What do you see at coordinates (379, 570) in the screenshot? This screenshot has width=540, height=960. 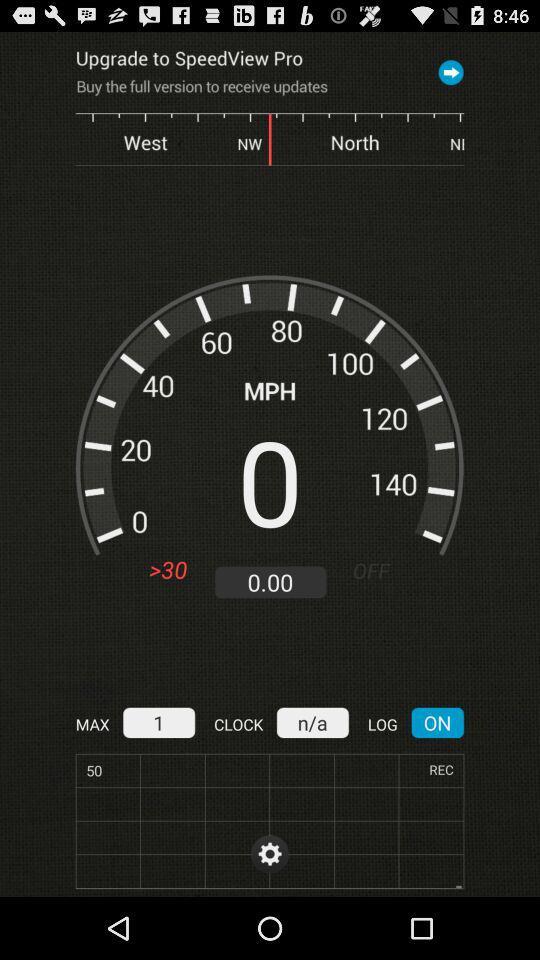 I see `the icon to the right of 0.00 app` at bounding box center [379, 570].